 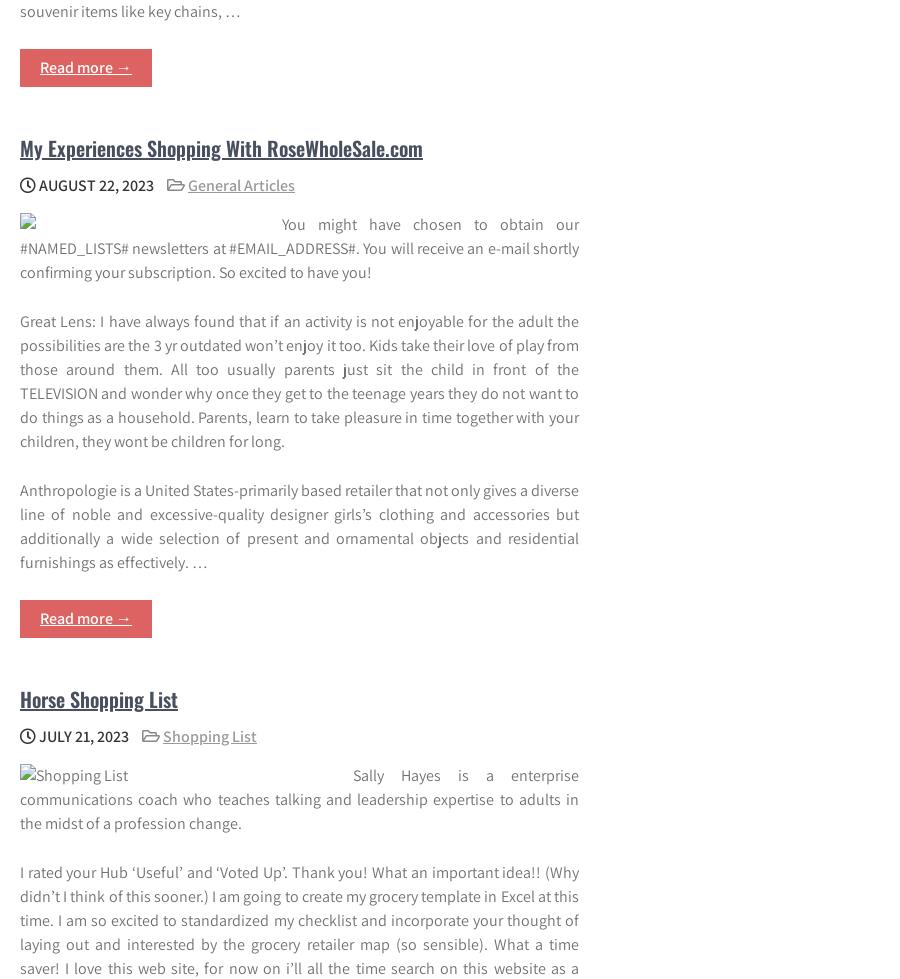 I want to click on 'July 21, 2023', so click(x=81, y=734).